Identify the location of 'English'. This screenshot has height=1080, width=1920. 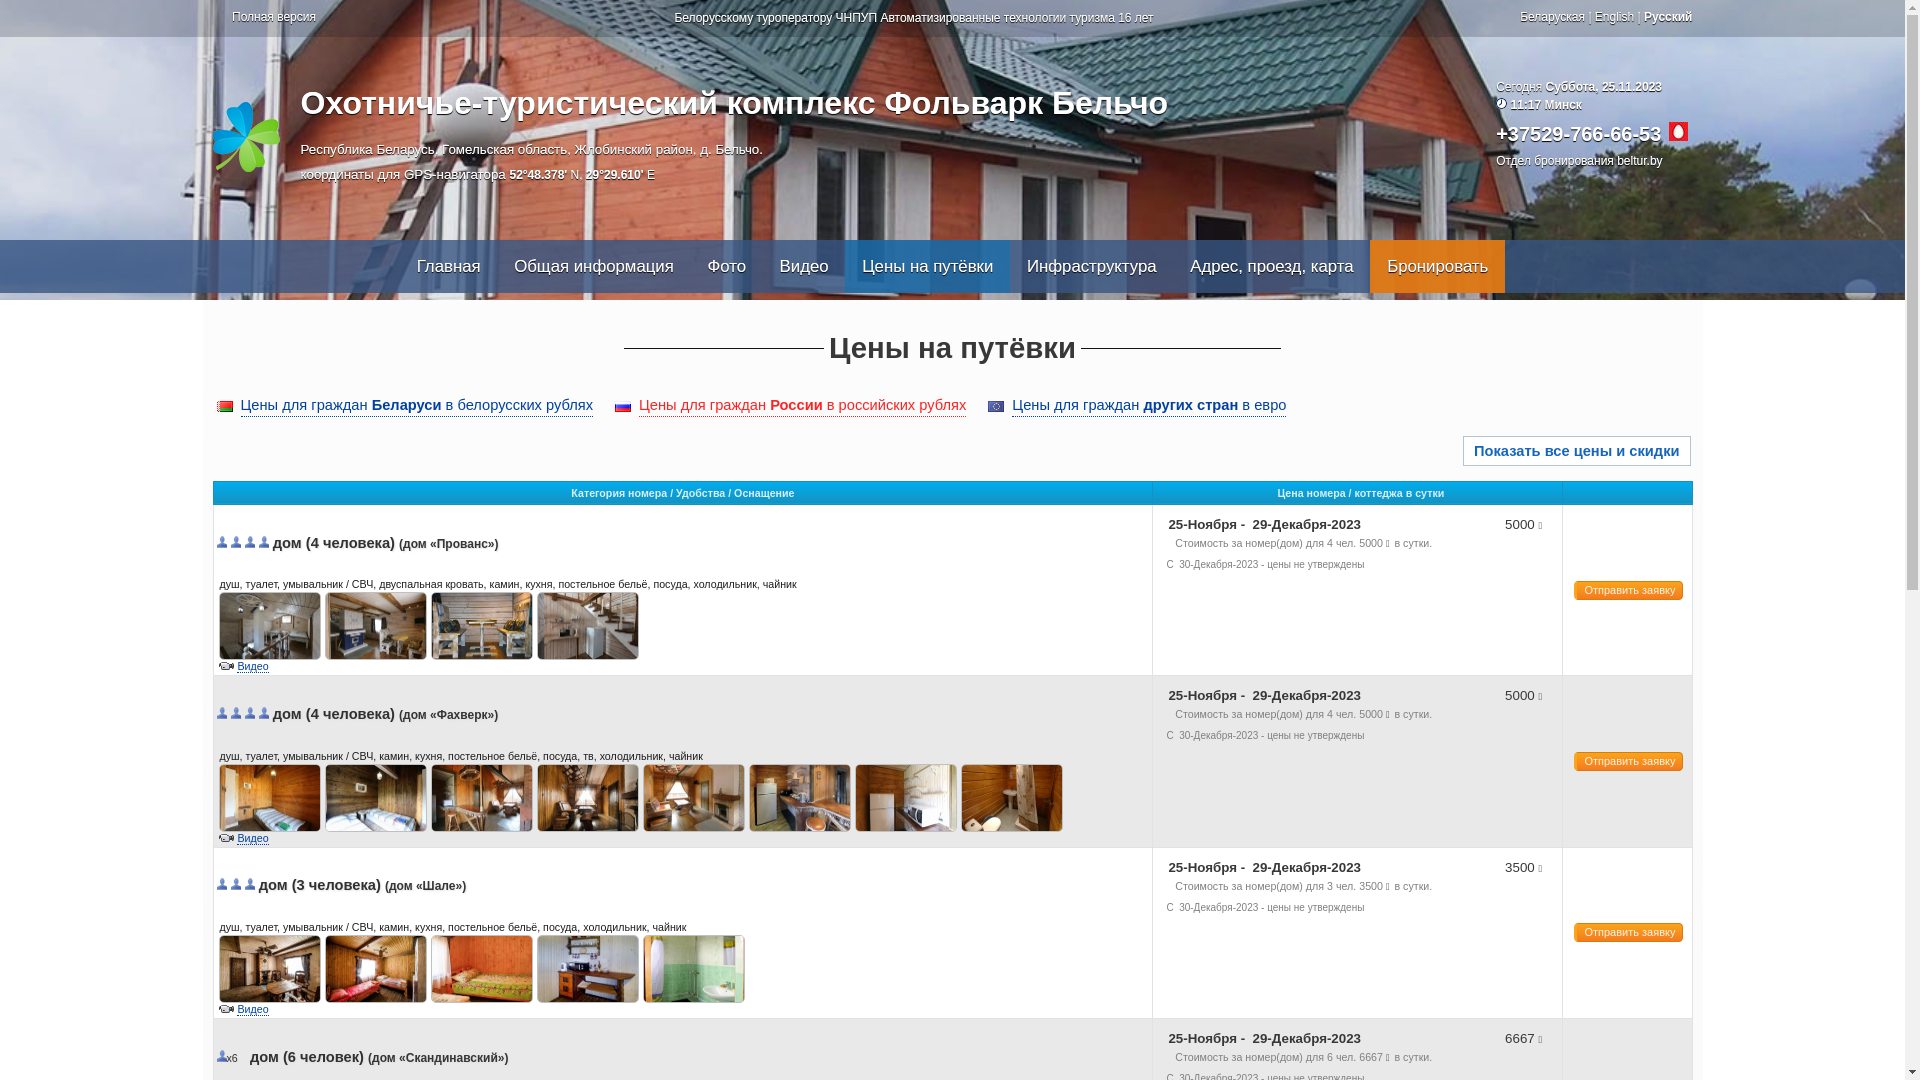
(1593, 16).